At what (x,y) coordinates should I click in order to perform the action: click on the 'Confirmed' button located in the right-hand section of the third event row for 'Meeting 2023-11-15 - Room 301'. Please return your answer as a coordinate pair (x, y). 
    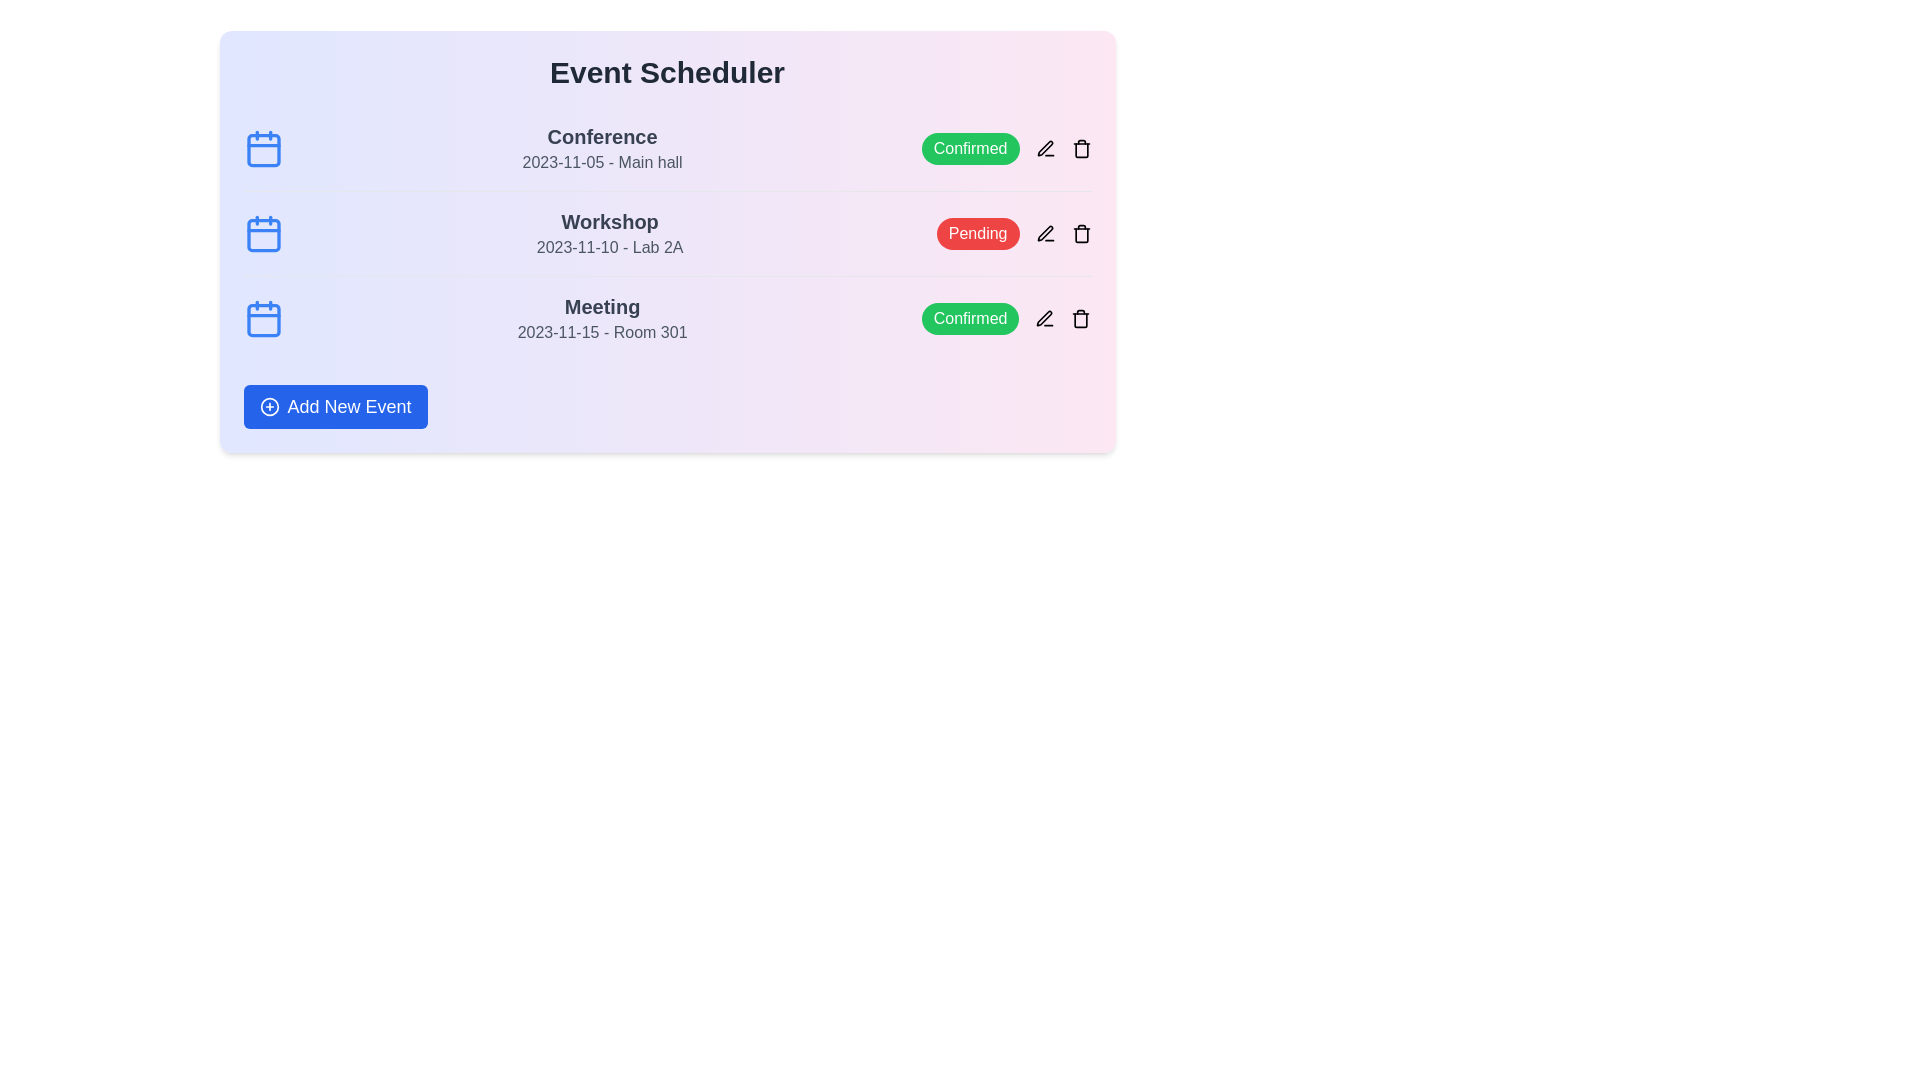
    Looking at the image, I should click on (1006, 318).